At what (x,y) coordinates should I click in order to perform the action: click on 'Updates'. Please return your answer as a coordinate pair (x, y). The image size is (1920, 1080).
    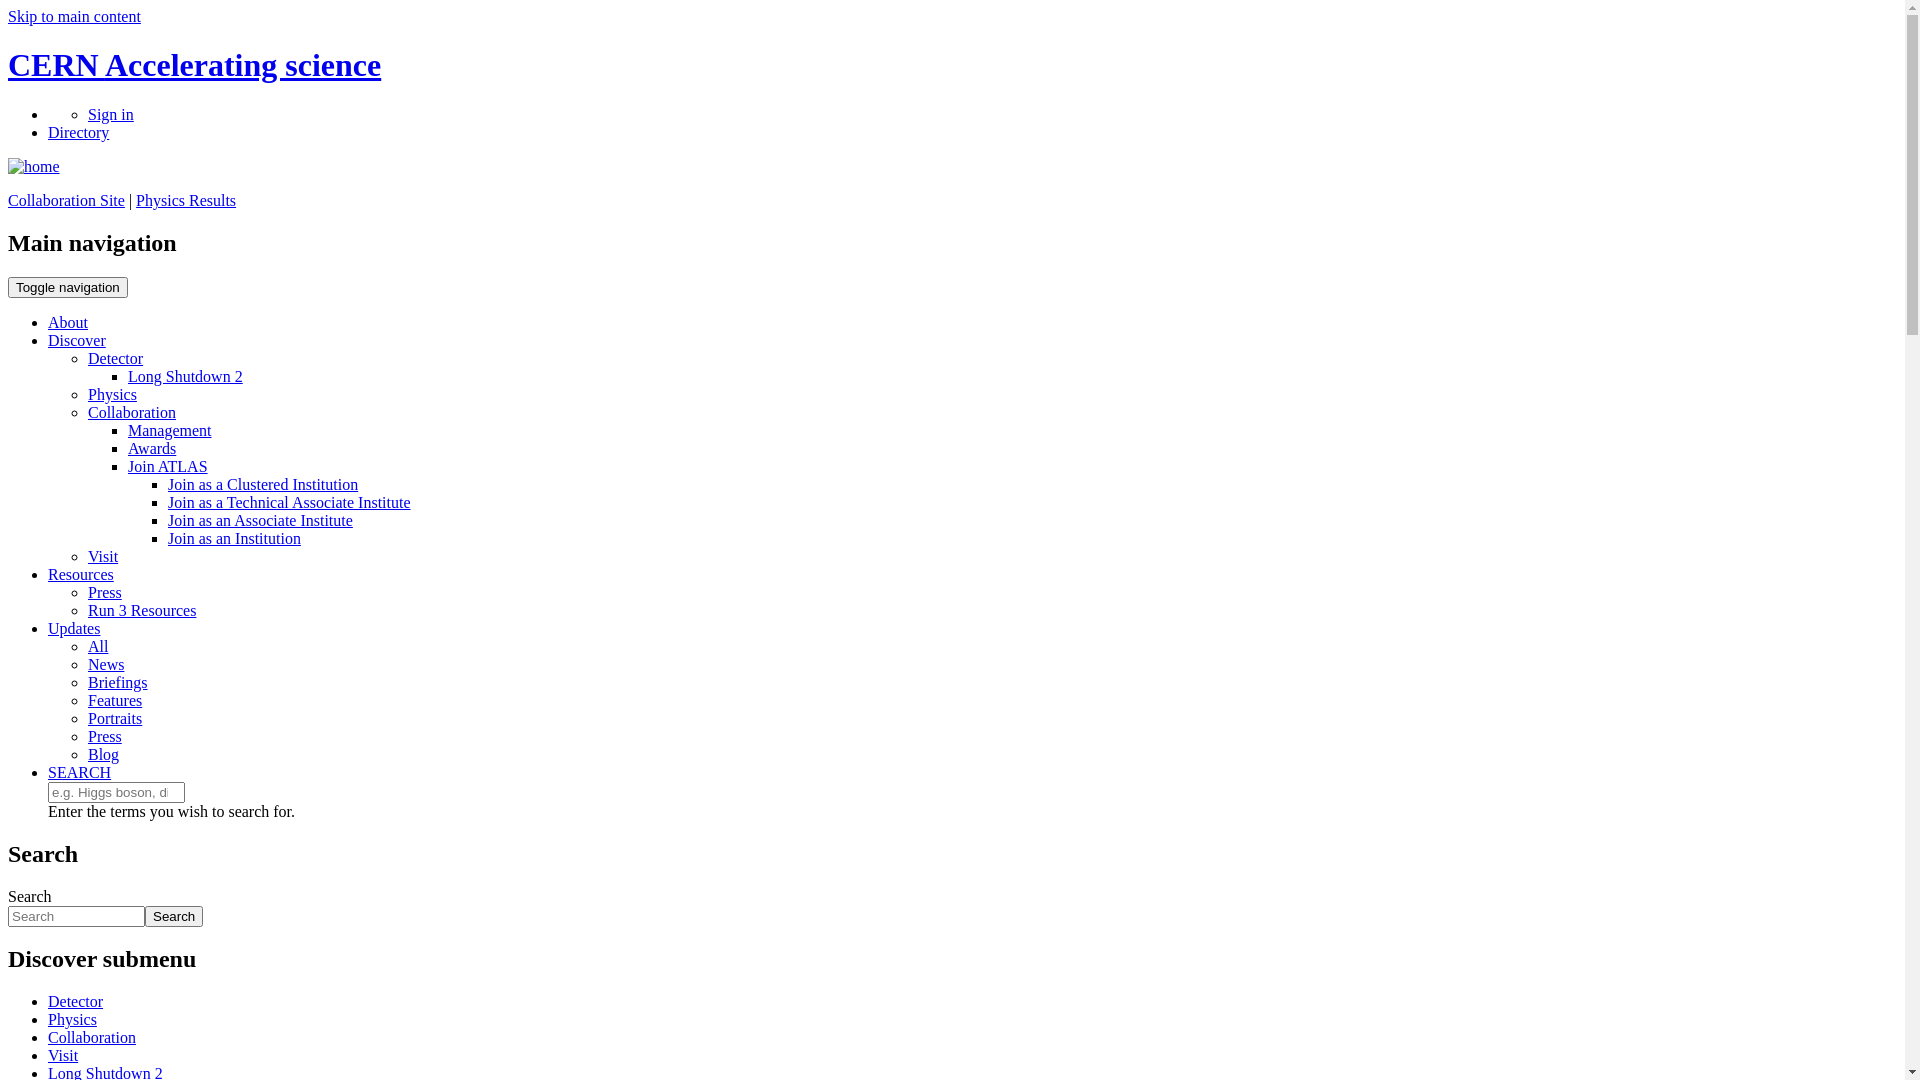
    Looking at the image, I should click on (73, 627).